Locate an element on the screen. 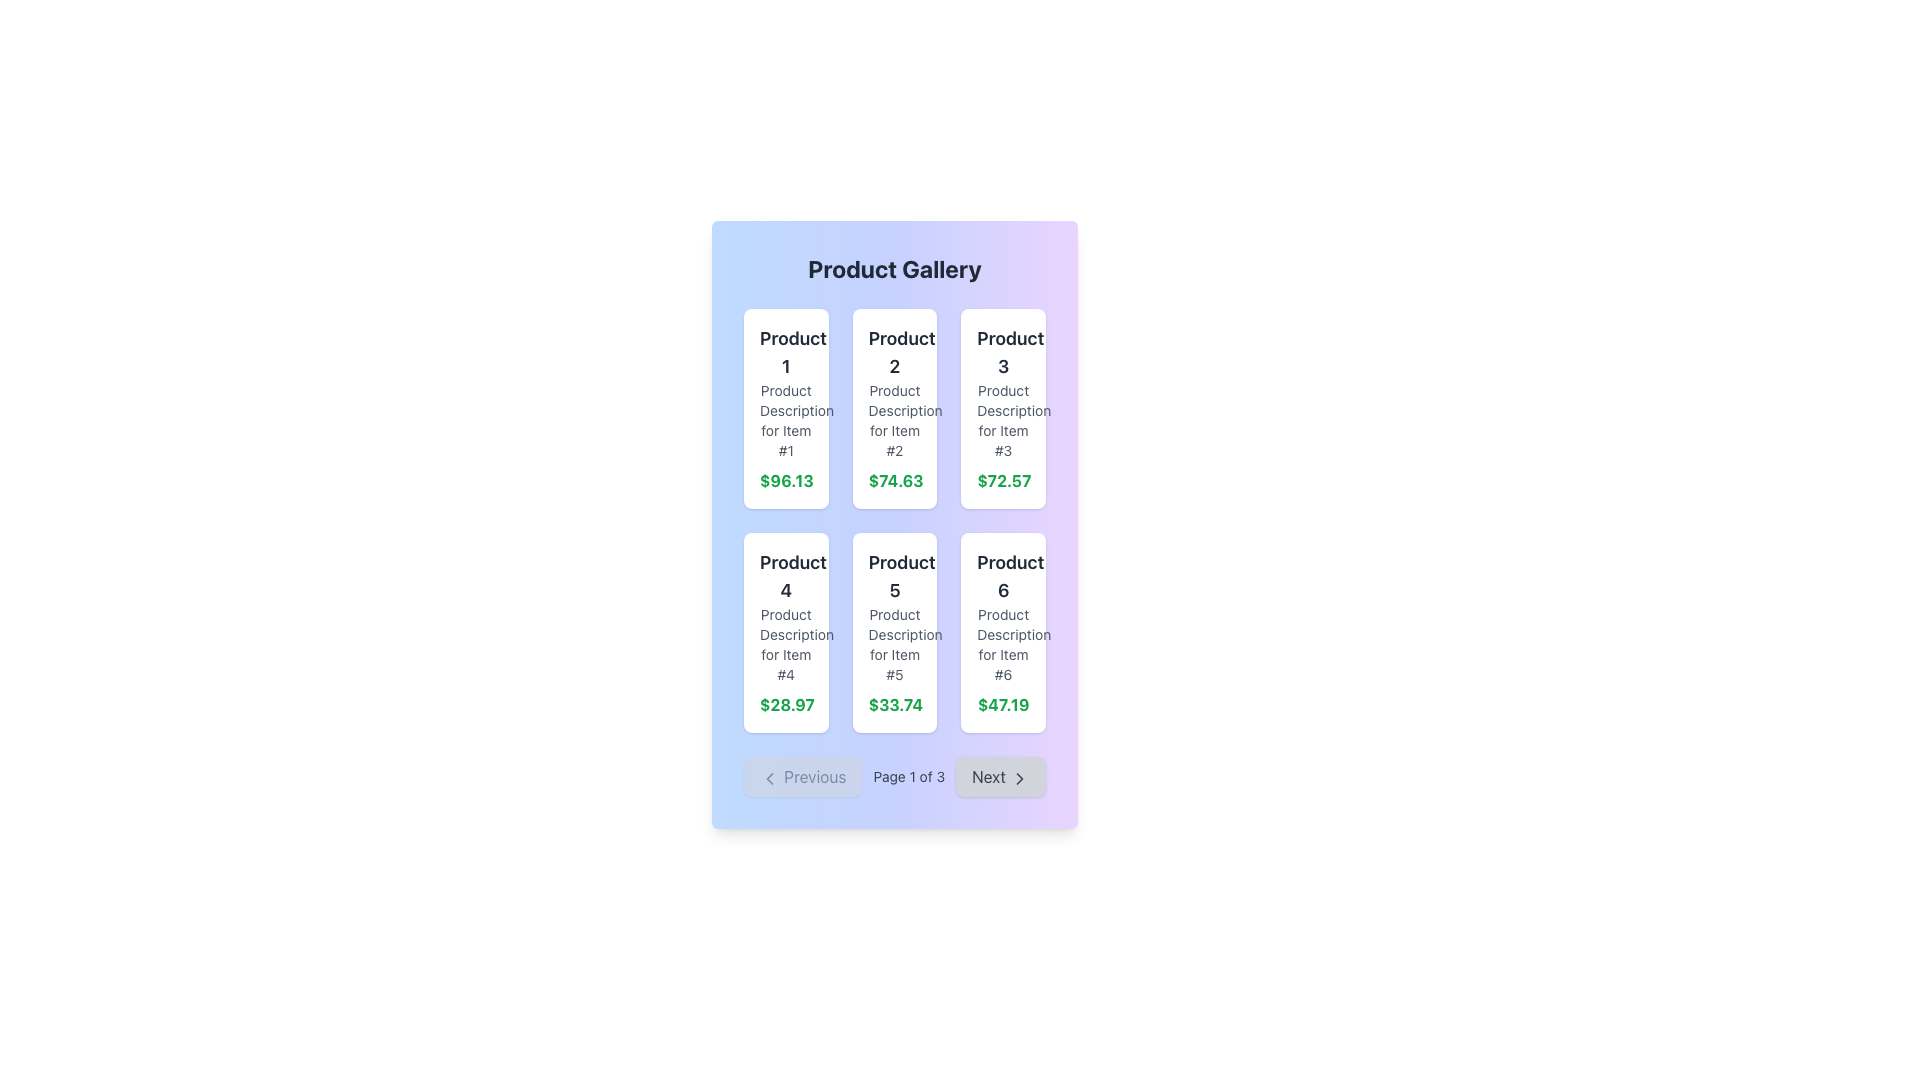 This screenshot has width=1920, height=1080. the price text label of 'Product 3' is located at coordinates (1003, 481).